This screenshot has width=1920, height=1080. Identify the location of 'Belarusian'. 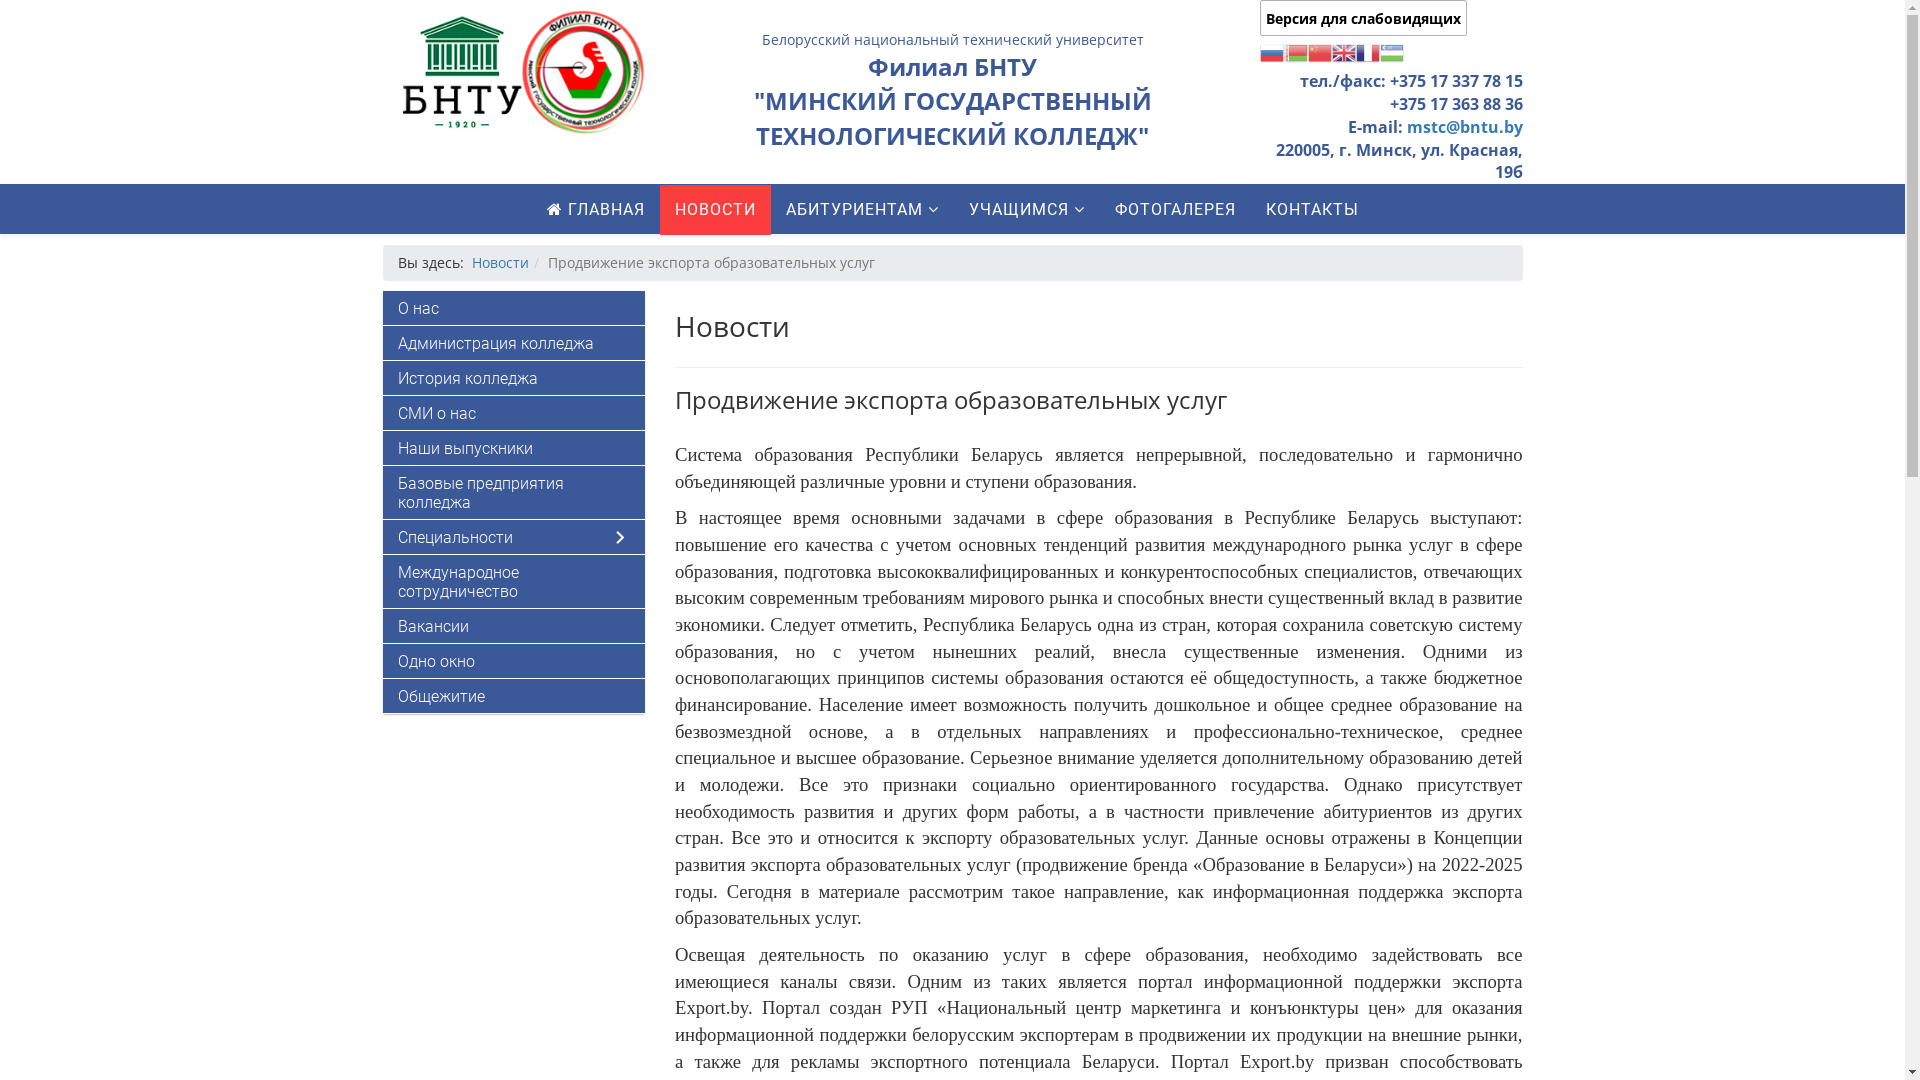
(1296, 50).